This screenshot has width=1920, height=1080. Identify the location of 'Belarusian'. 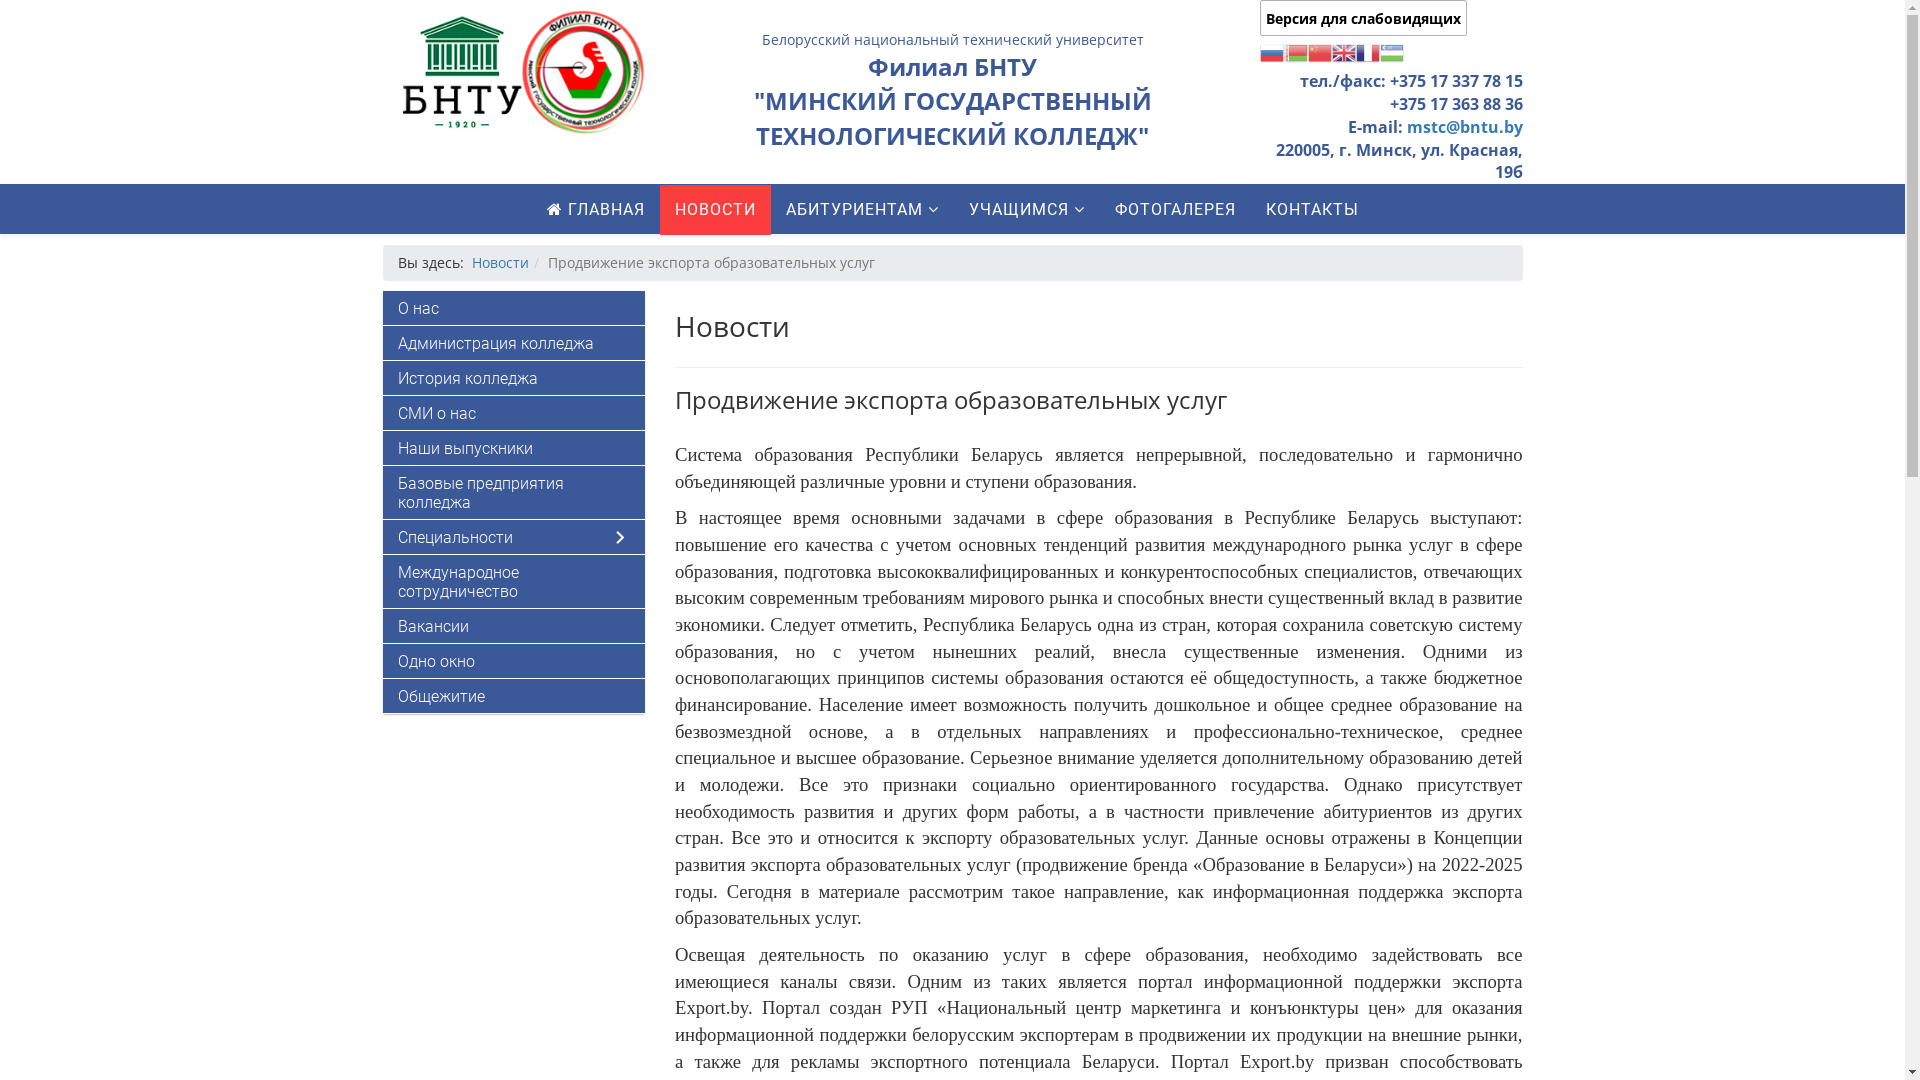
(1296, 50).